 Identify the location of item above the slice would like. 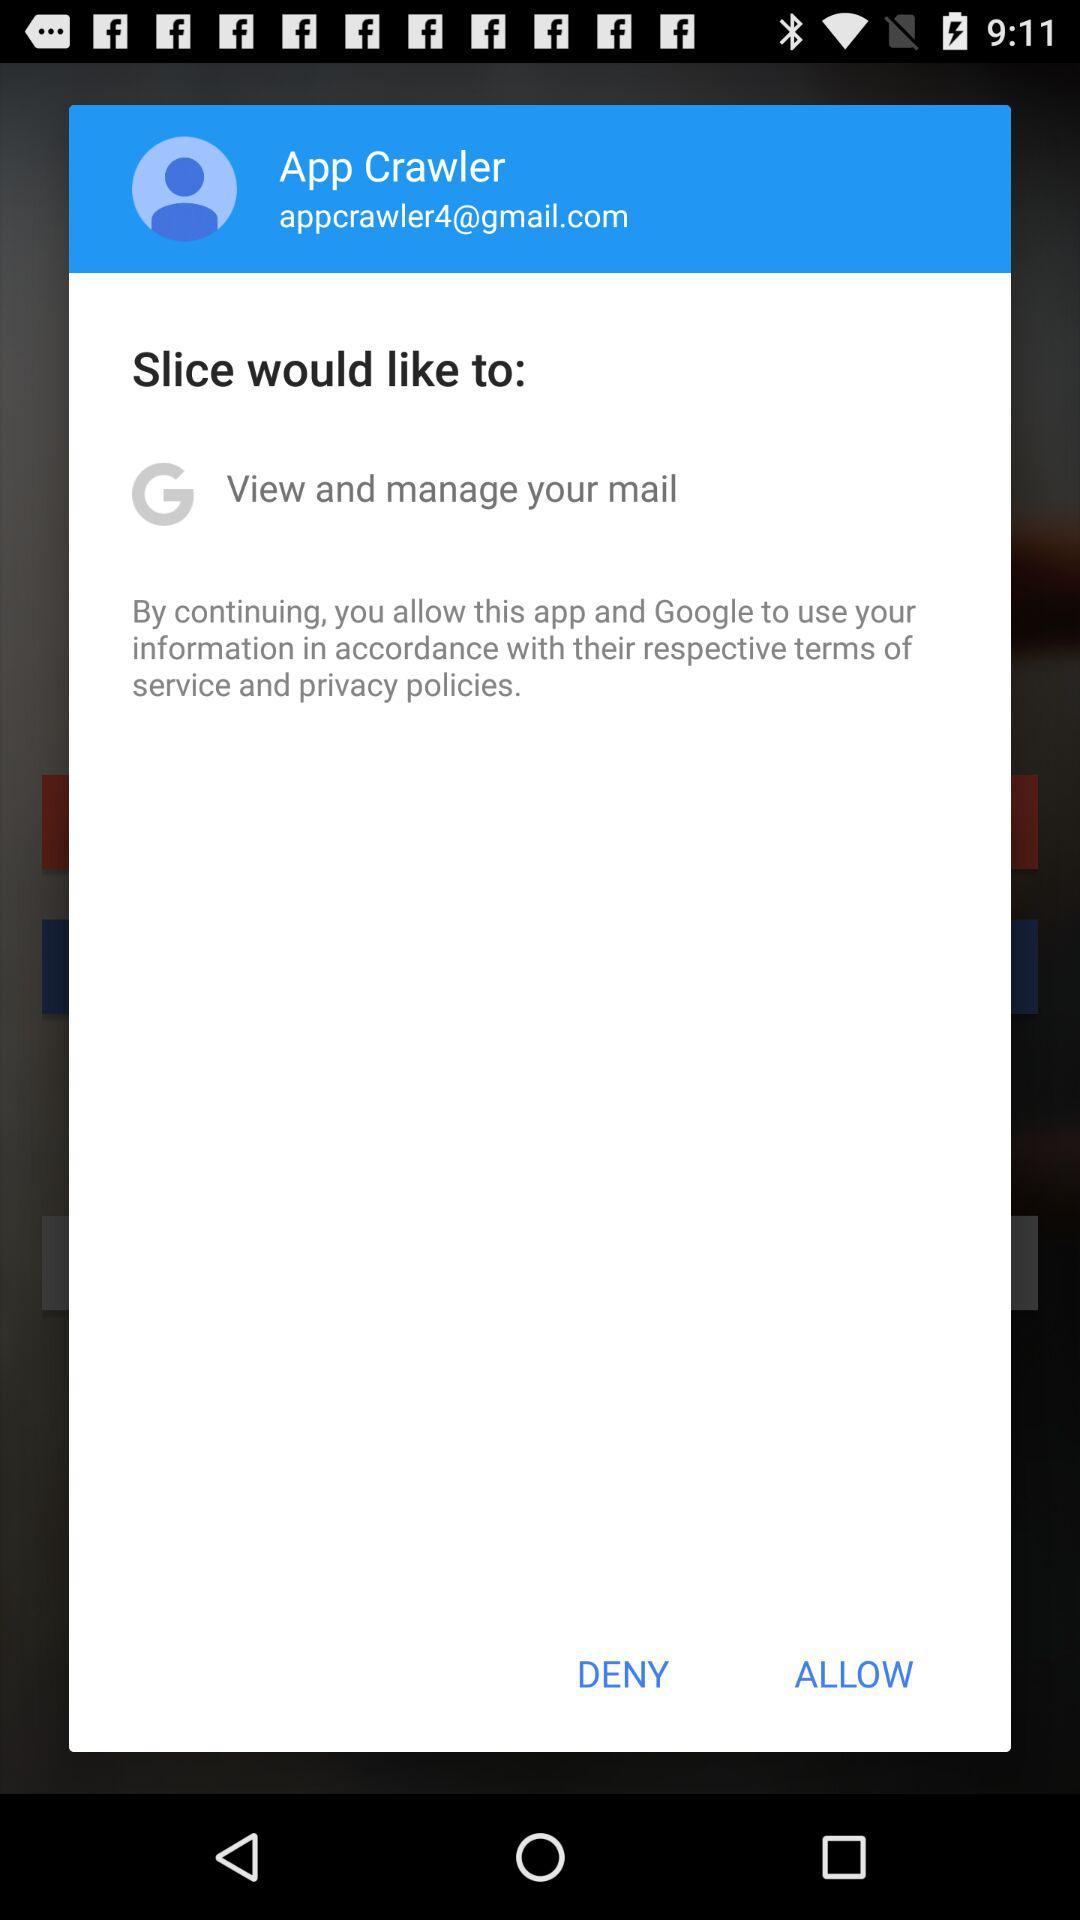
(454, 214).